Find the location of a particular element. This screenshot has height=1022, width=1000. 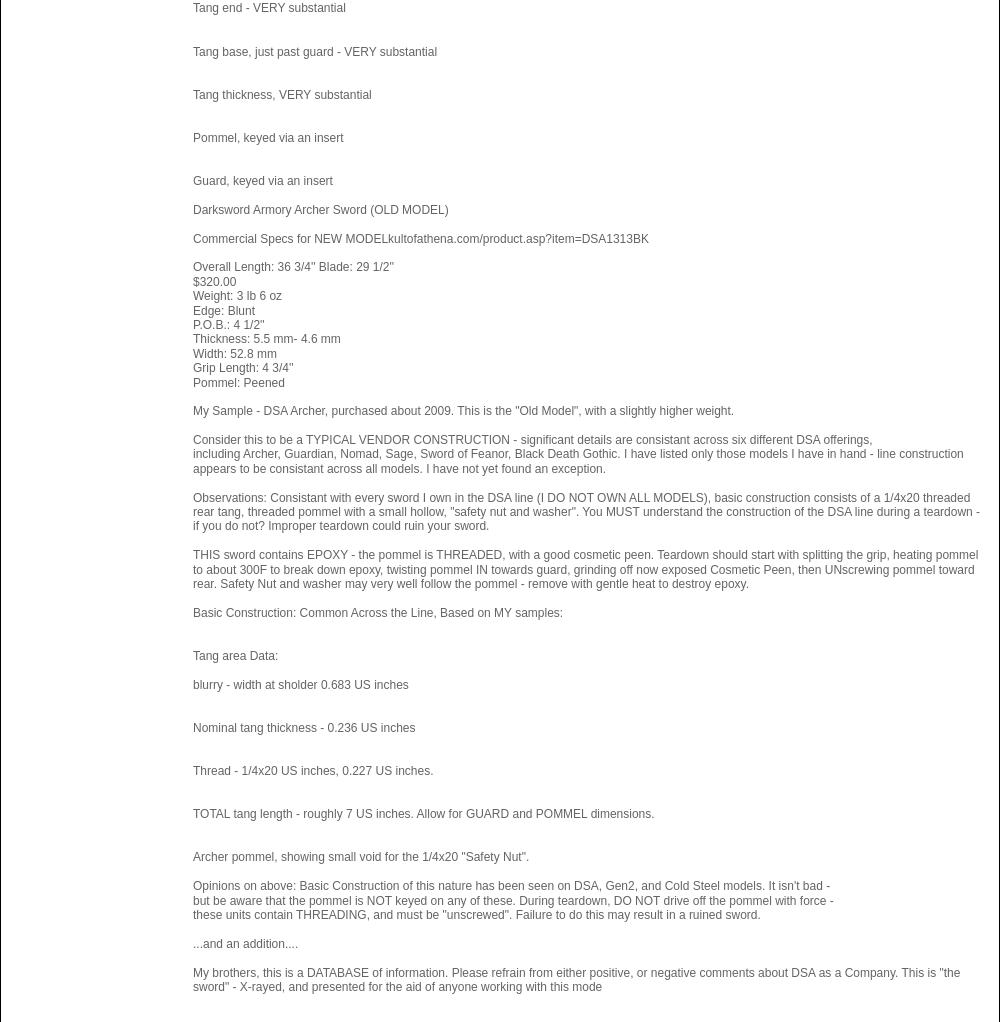

'My brothers, this is a DATABASE of information. Please refrain from either positive, or negative comments about DSA as a Company. This is "the sword" - X-rayed, and presented for the aid of anyone working with this mode' is located at coordinates (575, 977).